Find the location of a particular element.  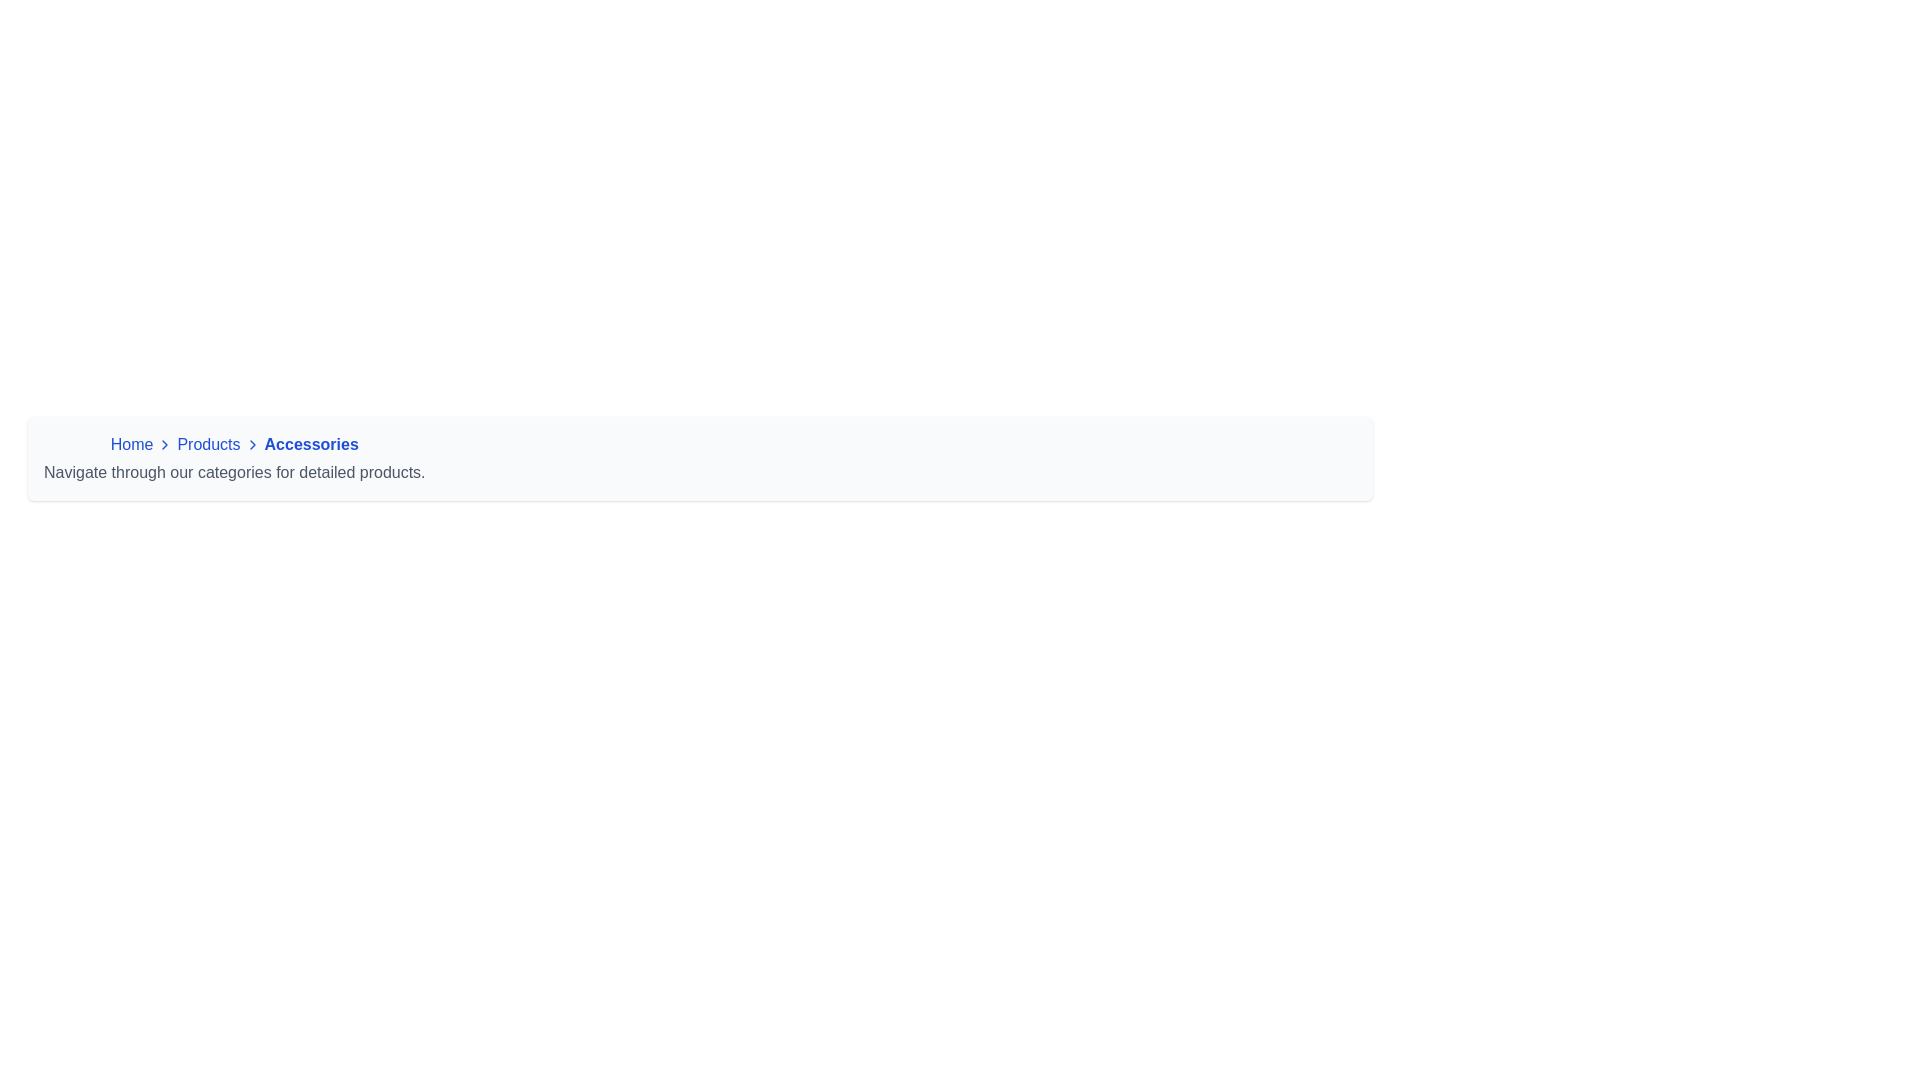

the Chevron-Right icon in the breadcrumb navigation that separates 'Home' and 'Products' is located at coordinates (165, 443).